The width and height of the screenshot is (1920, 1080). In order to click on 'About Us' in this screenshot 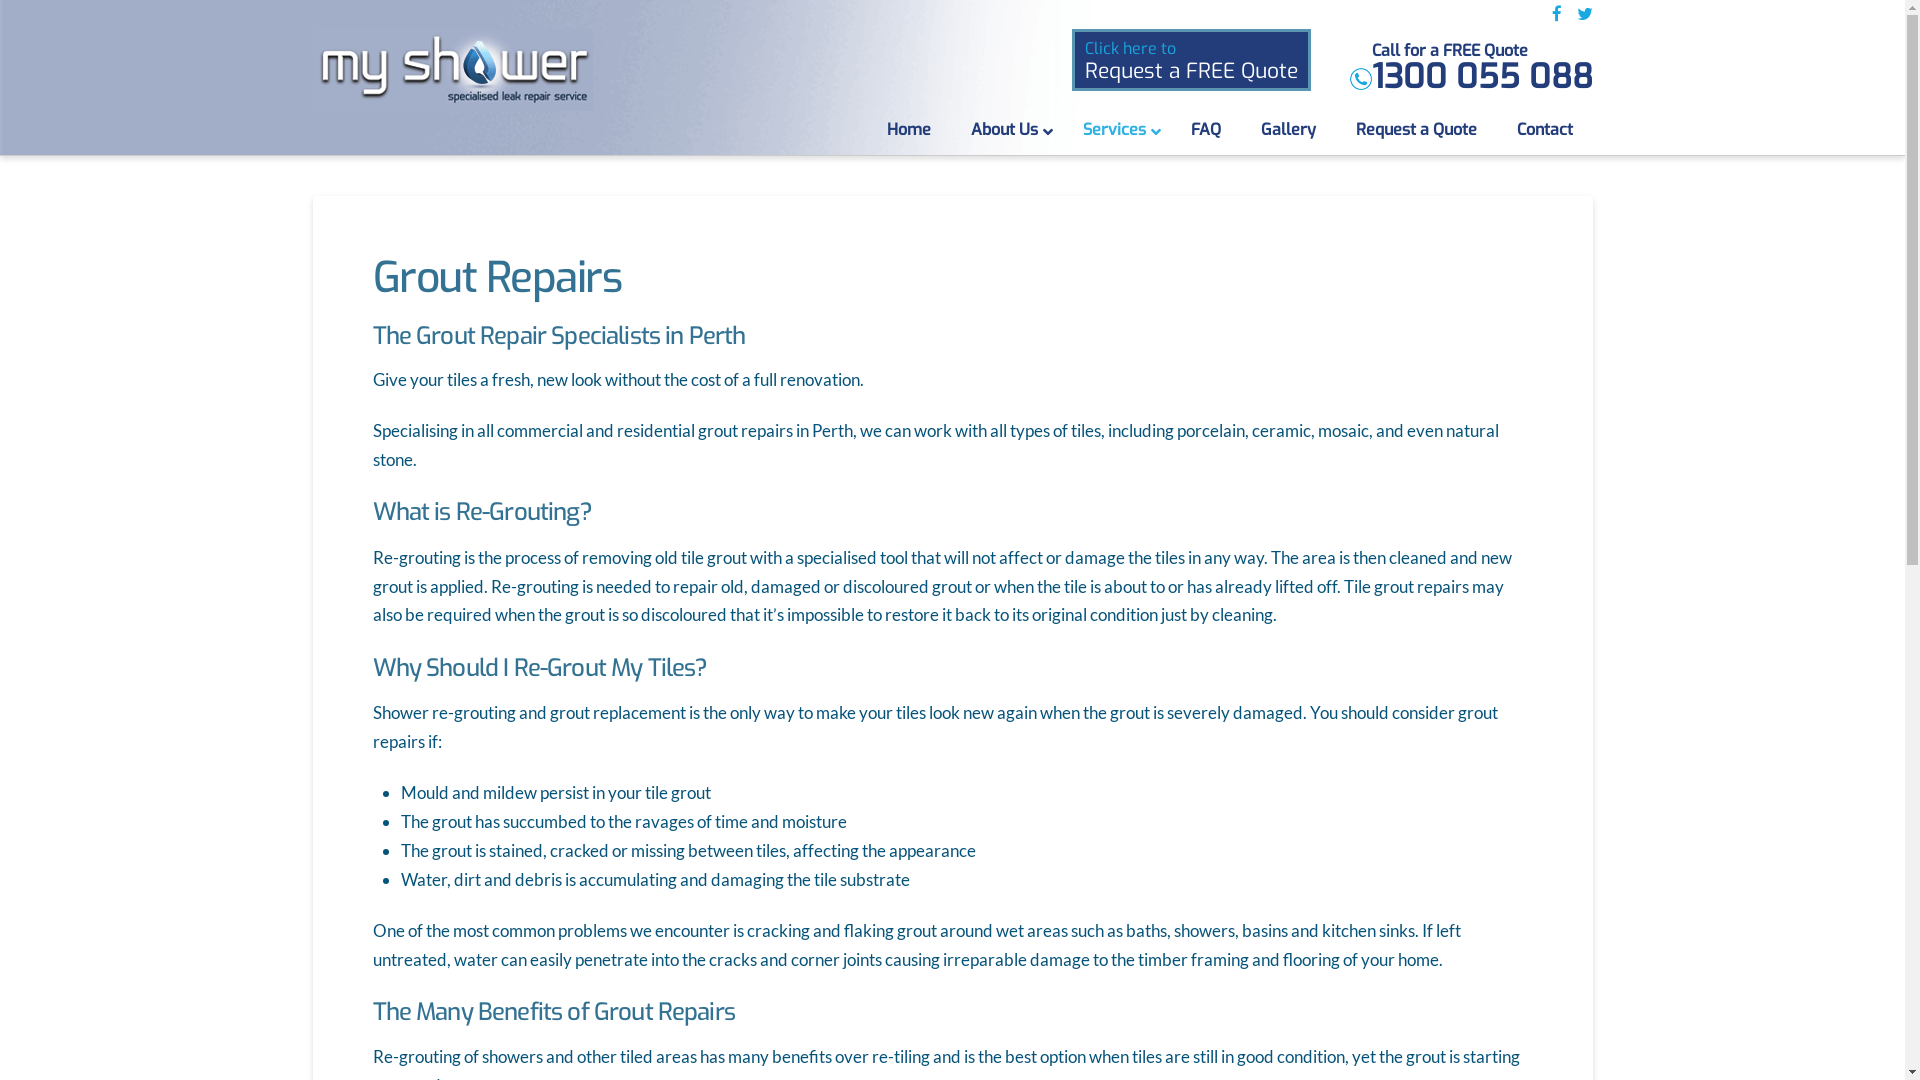, I will do `click(1006, 130)`.